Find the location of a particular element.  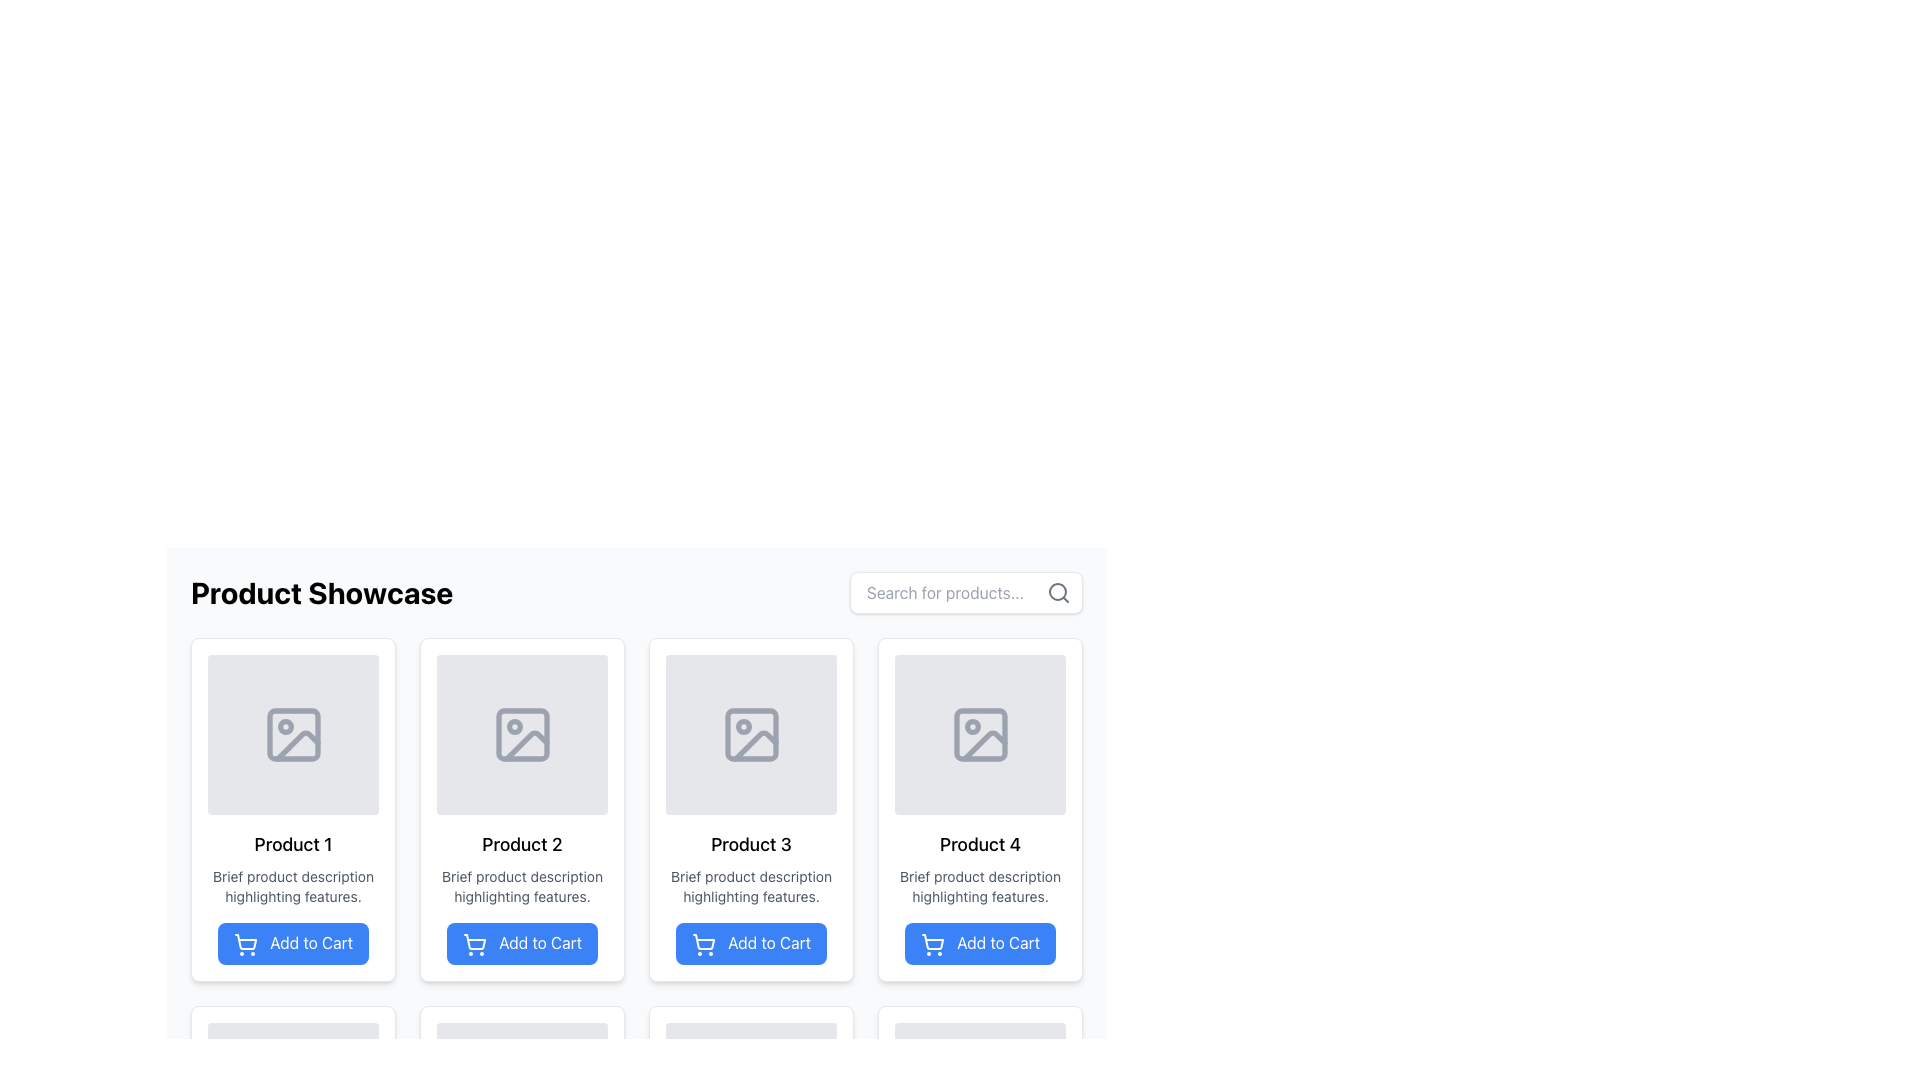

the decorative icon or marker within the SVG image located in the upper section of the fourth product card's image placeholder area is located at coordinates (972, 726).